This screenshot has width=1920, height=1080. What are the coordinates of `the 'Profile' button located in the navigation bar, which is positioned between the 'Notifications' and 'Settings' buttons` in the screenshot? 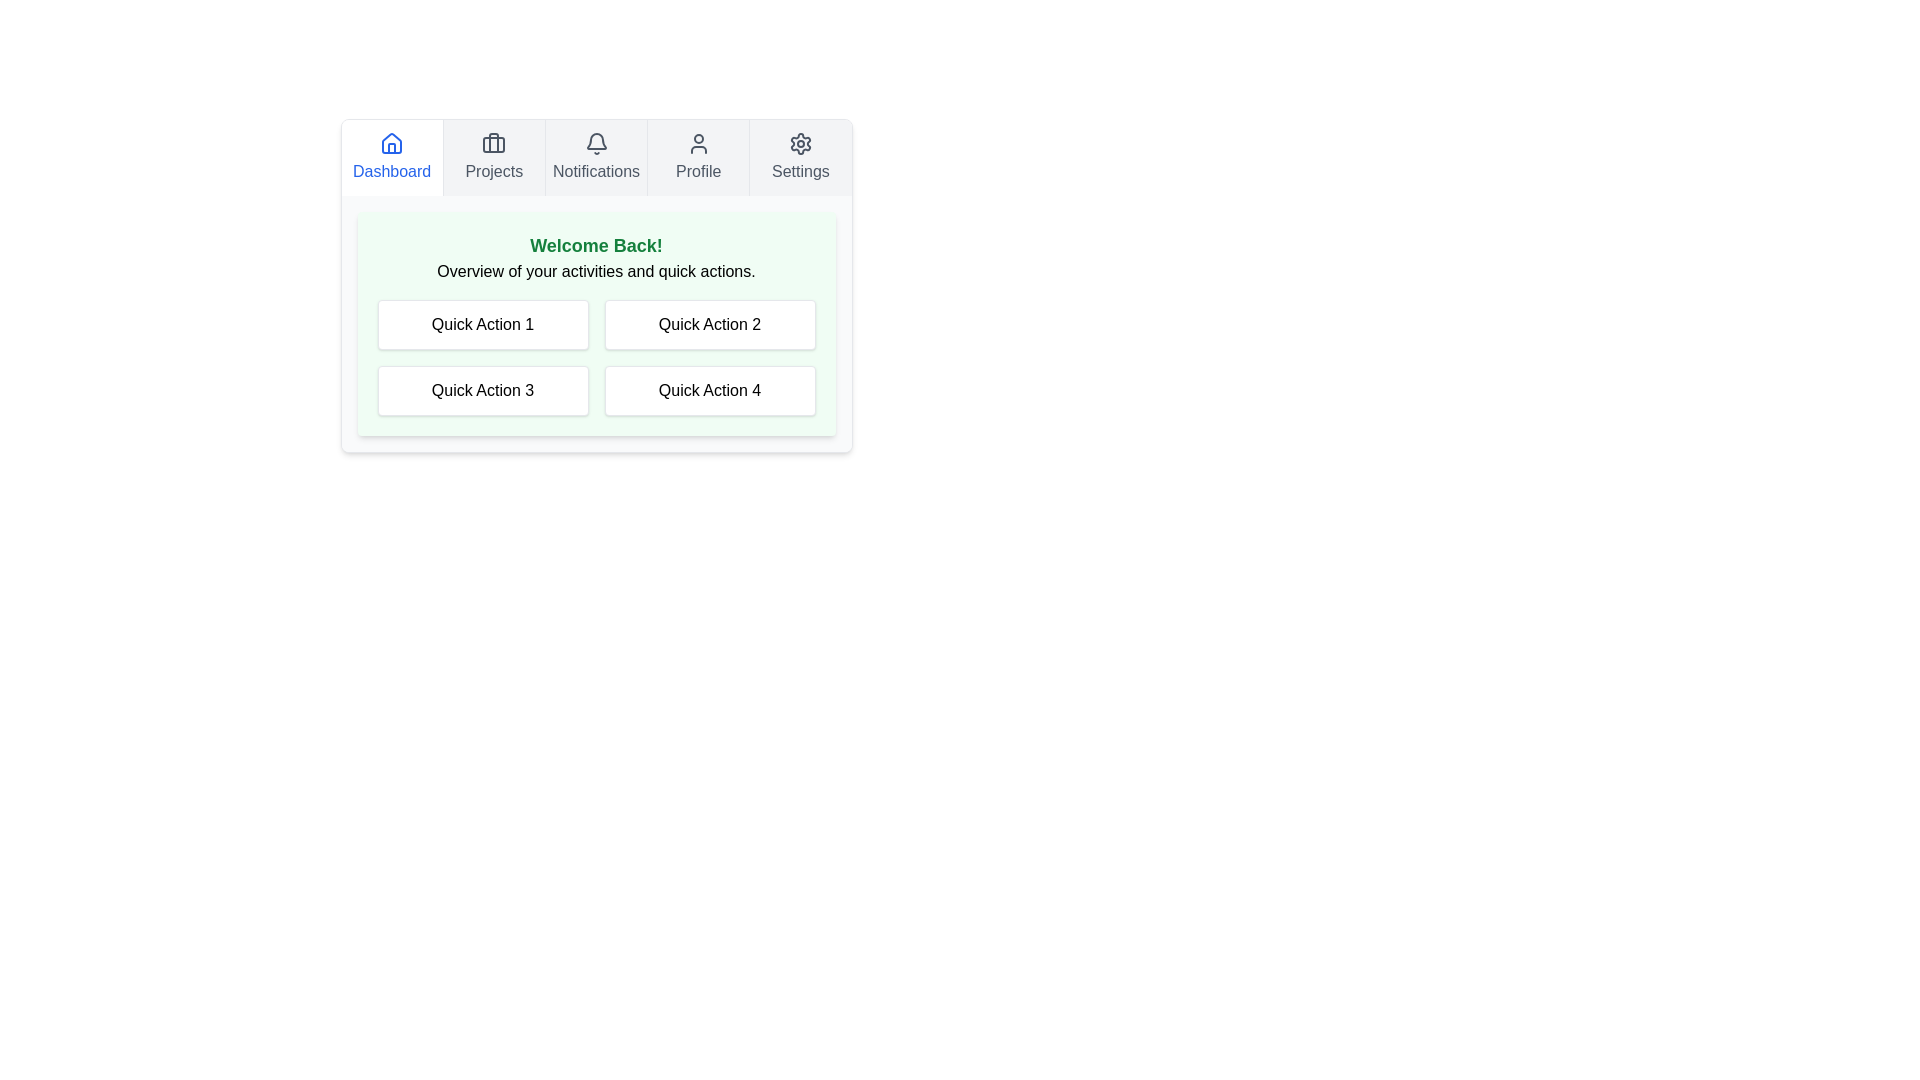 It's located at (698, 157).